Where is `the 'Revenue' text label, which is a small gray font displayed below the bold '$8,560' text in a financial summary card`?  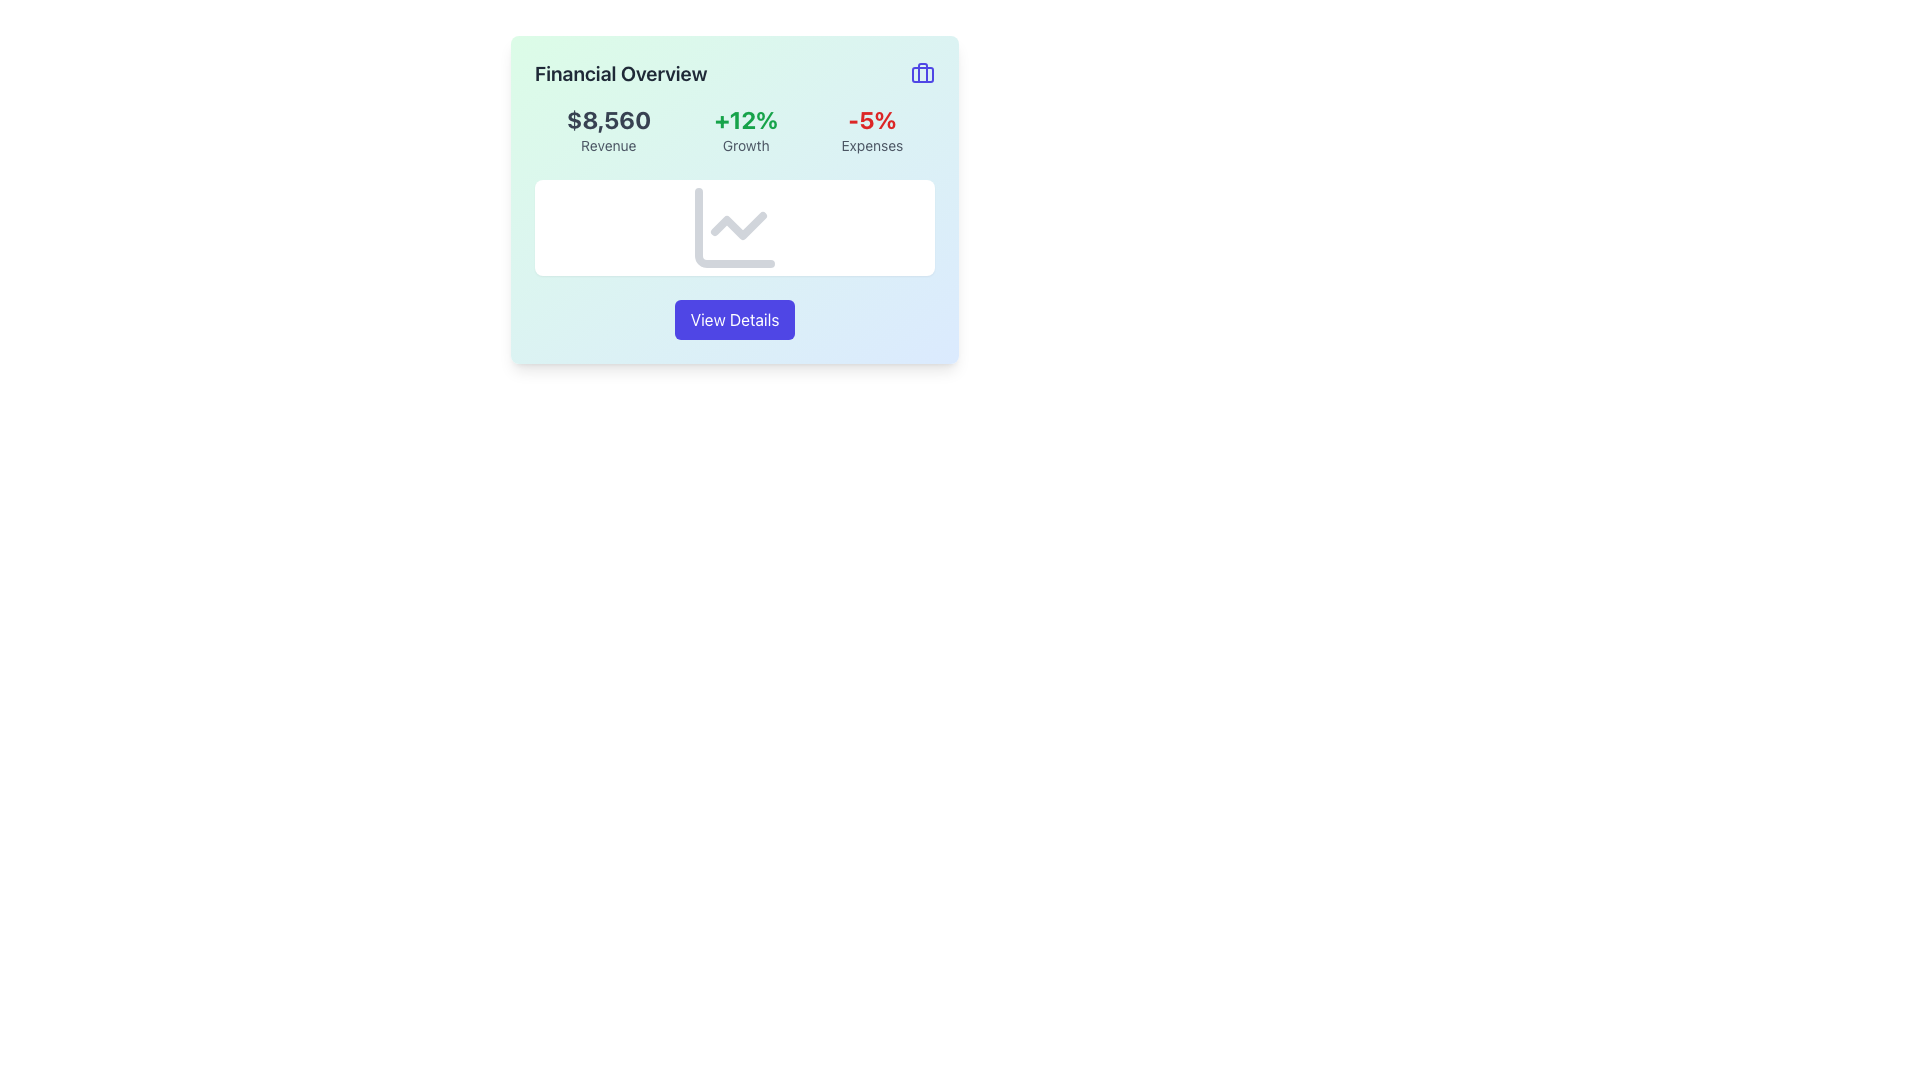 the 'Revenue' text label, which is a small gray font displayed below the bold '$8,560' text in a financial summary card is located at coordinates (607, 145).